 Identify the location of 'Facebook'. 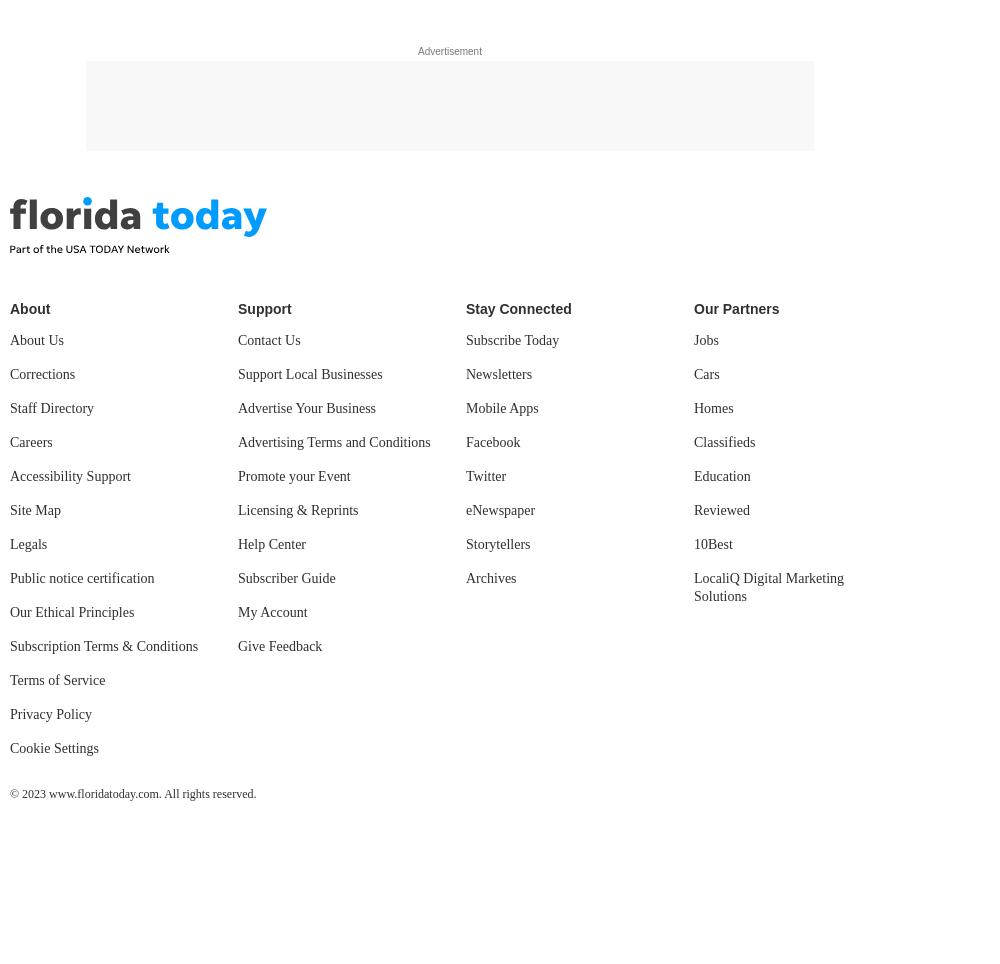
(492, 441).